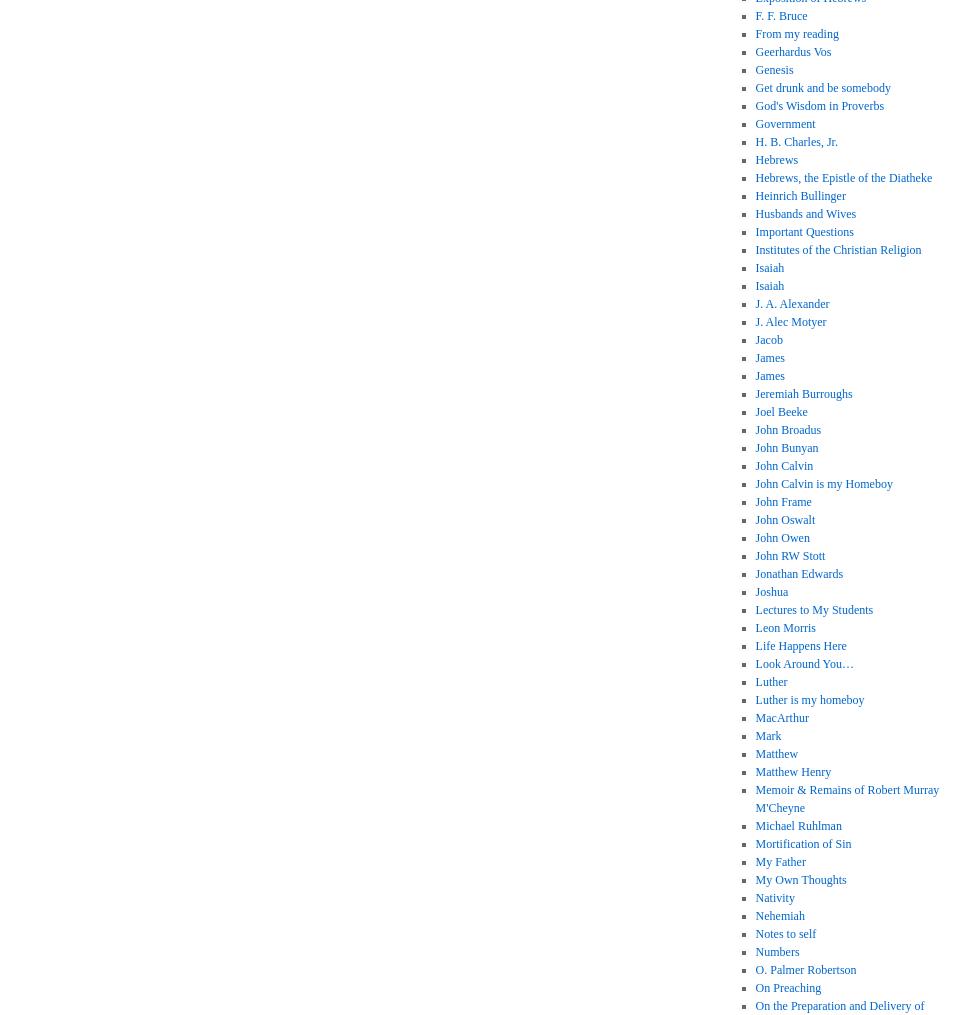 The height and width of the screenshot is (1015, 980). I want to click on 'John Calvin is my Homeboy', so click(823, 482).